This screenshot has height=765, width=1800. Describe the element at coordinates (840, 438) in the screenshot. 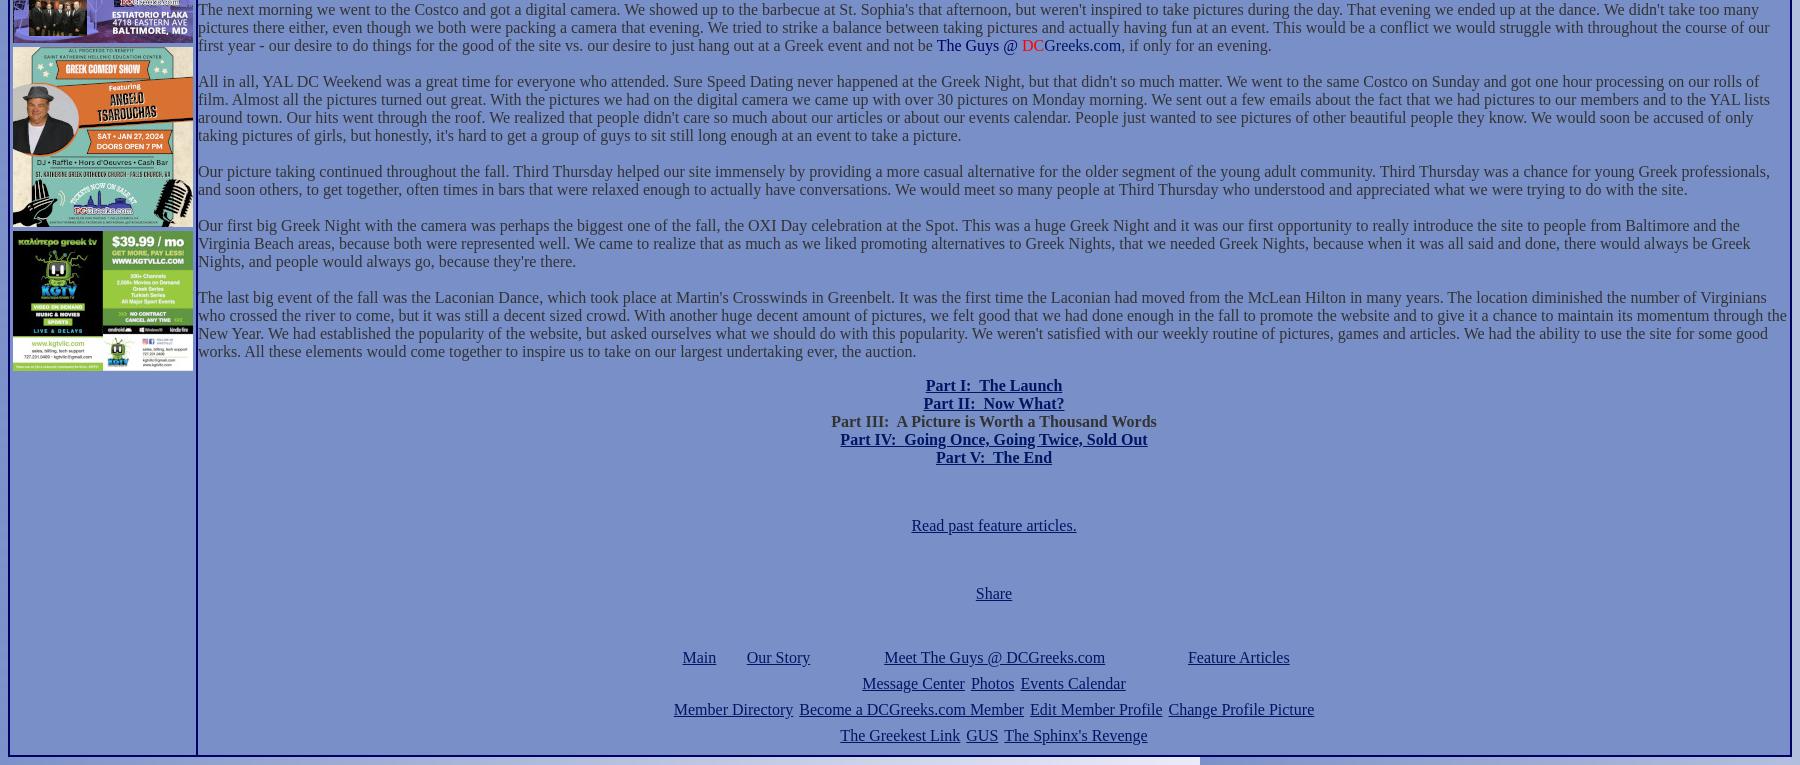

I see `'Part IV:'` at that location.